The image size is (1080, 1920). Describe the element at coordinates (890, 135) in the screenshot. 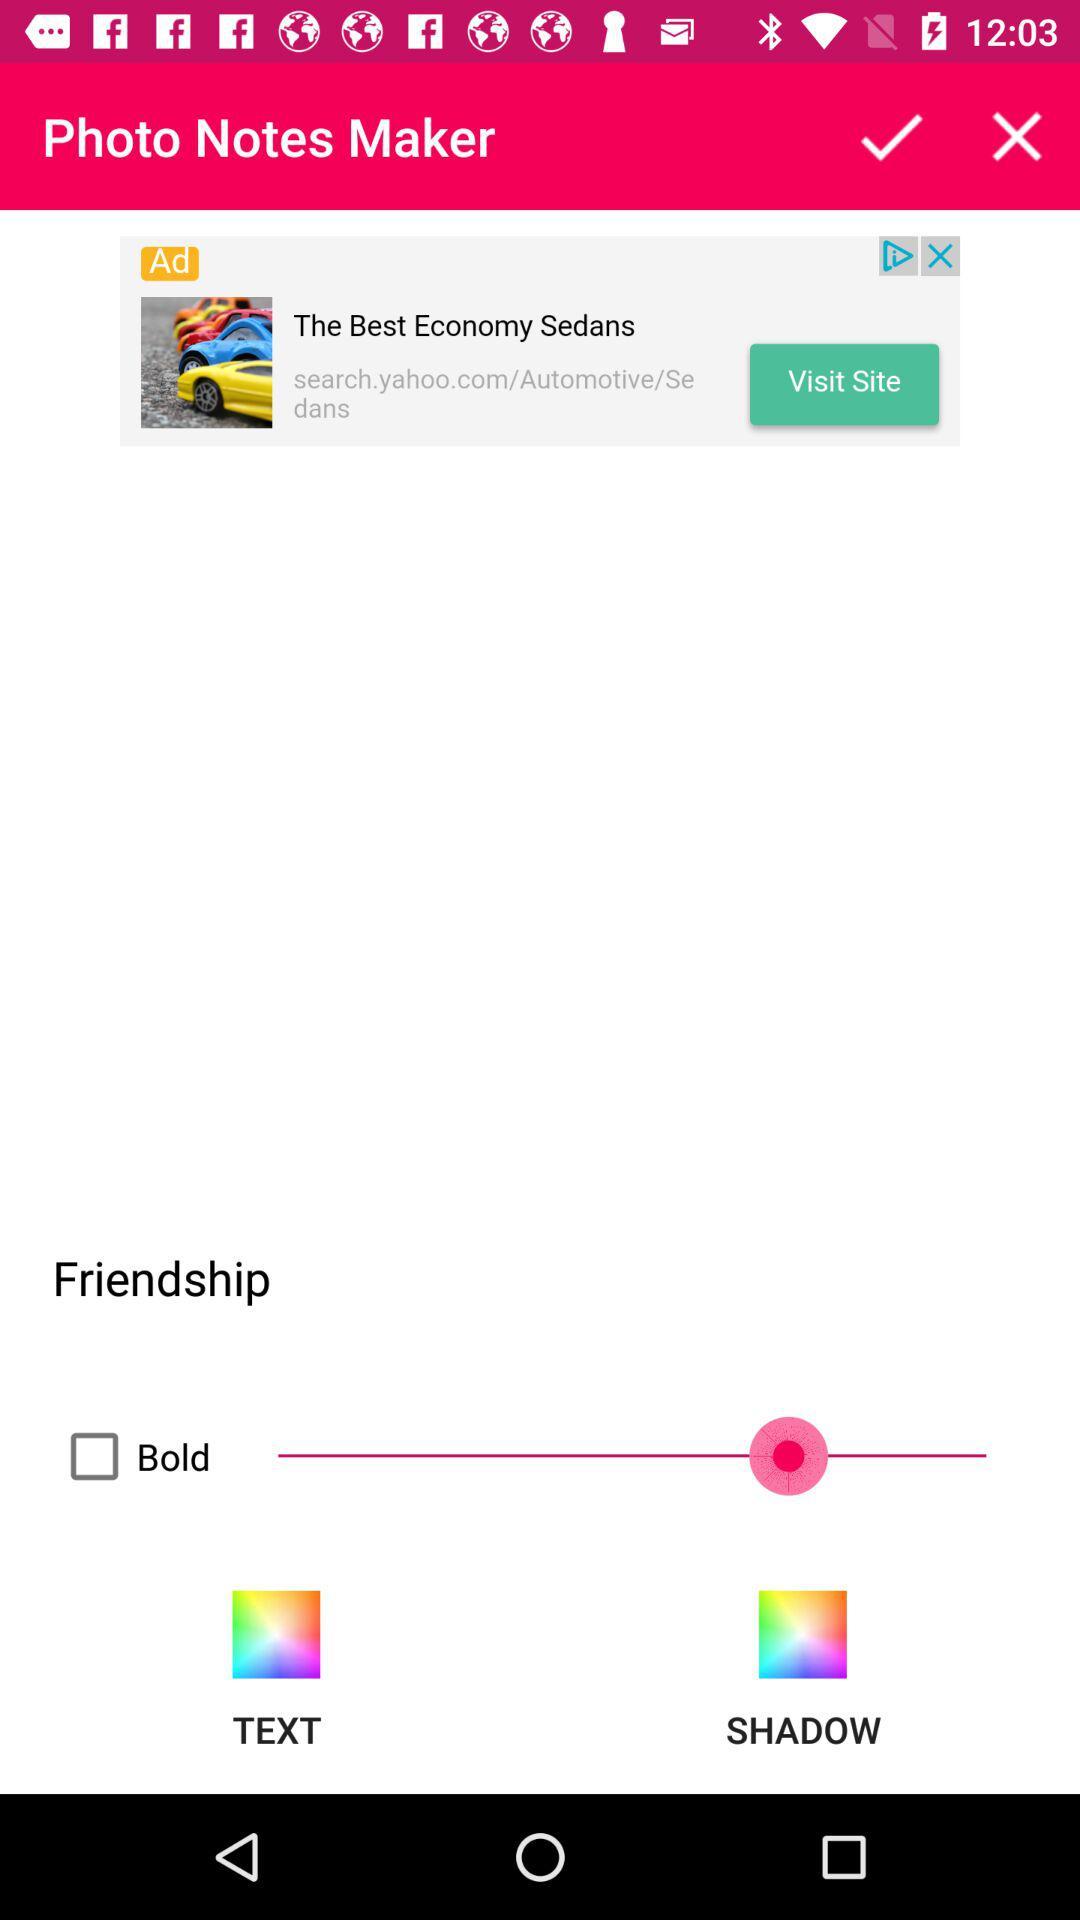

I see `save` at that location.